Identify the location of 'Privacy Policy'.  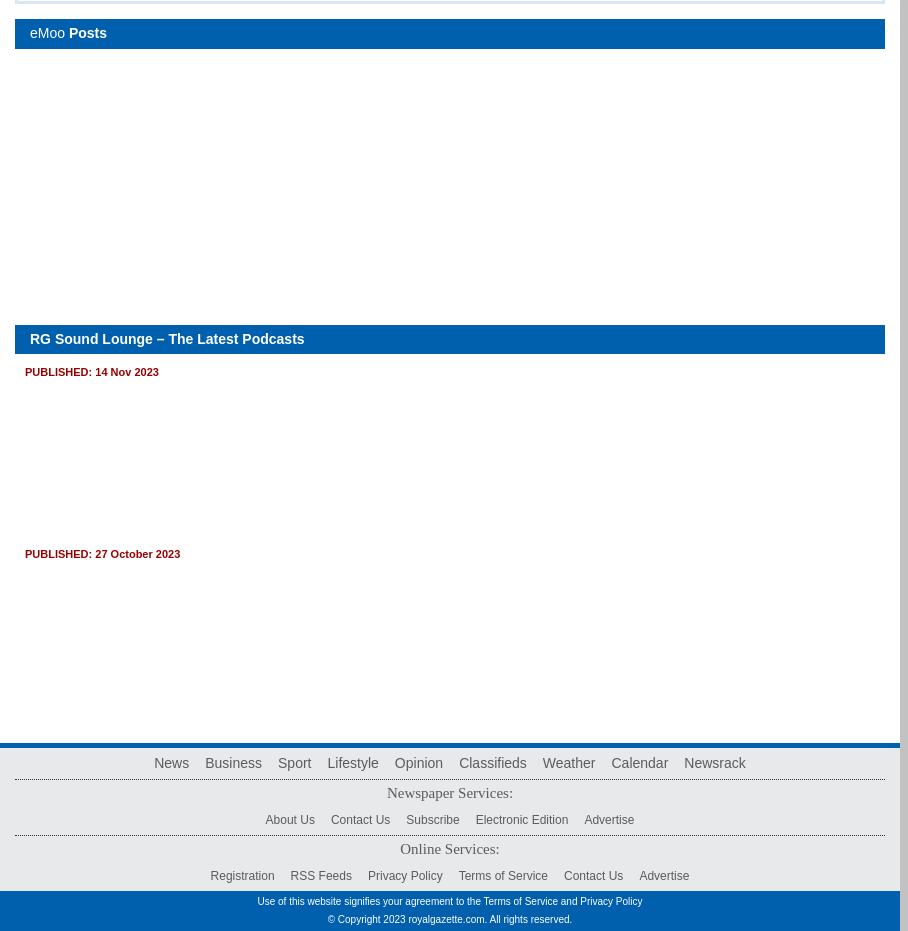
(403, 875).